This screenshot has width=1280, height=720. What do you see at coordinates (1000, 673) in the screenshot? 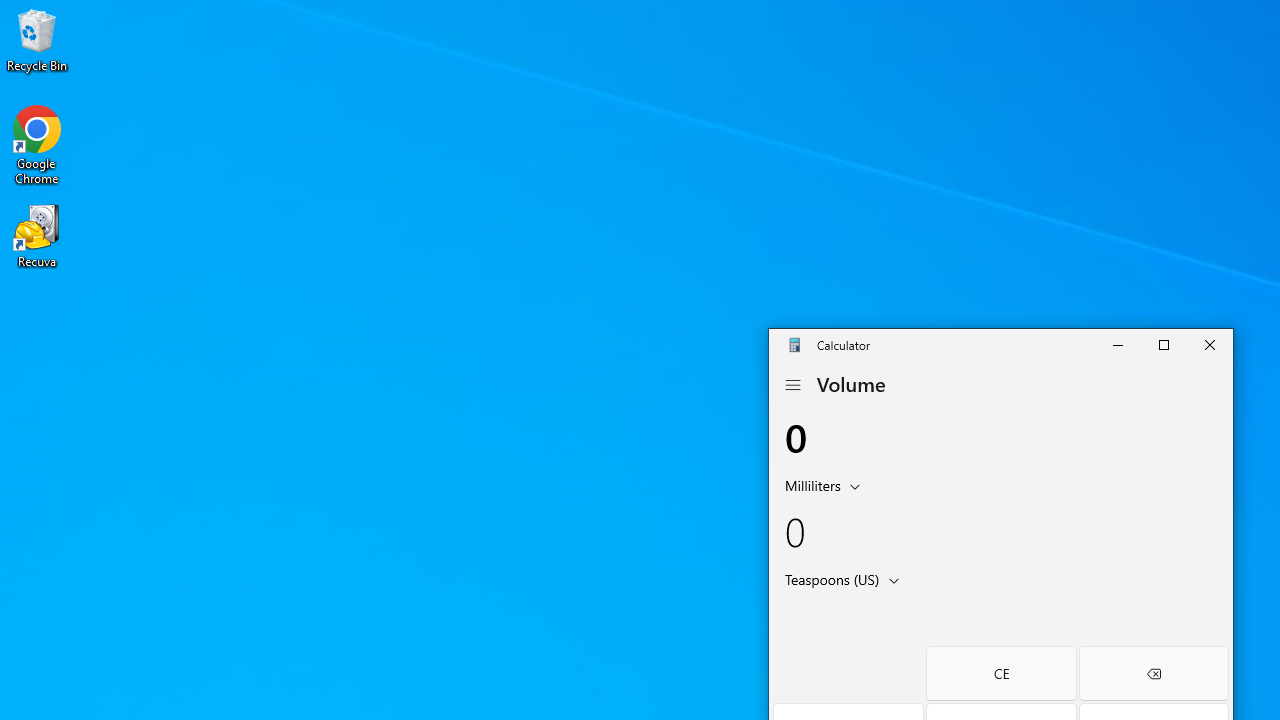
I see `'Clear entry'` at bounding box center [1000, 673].